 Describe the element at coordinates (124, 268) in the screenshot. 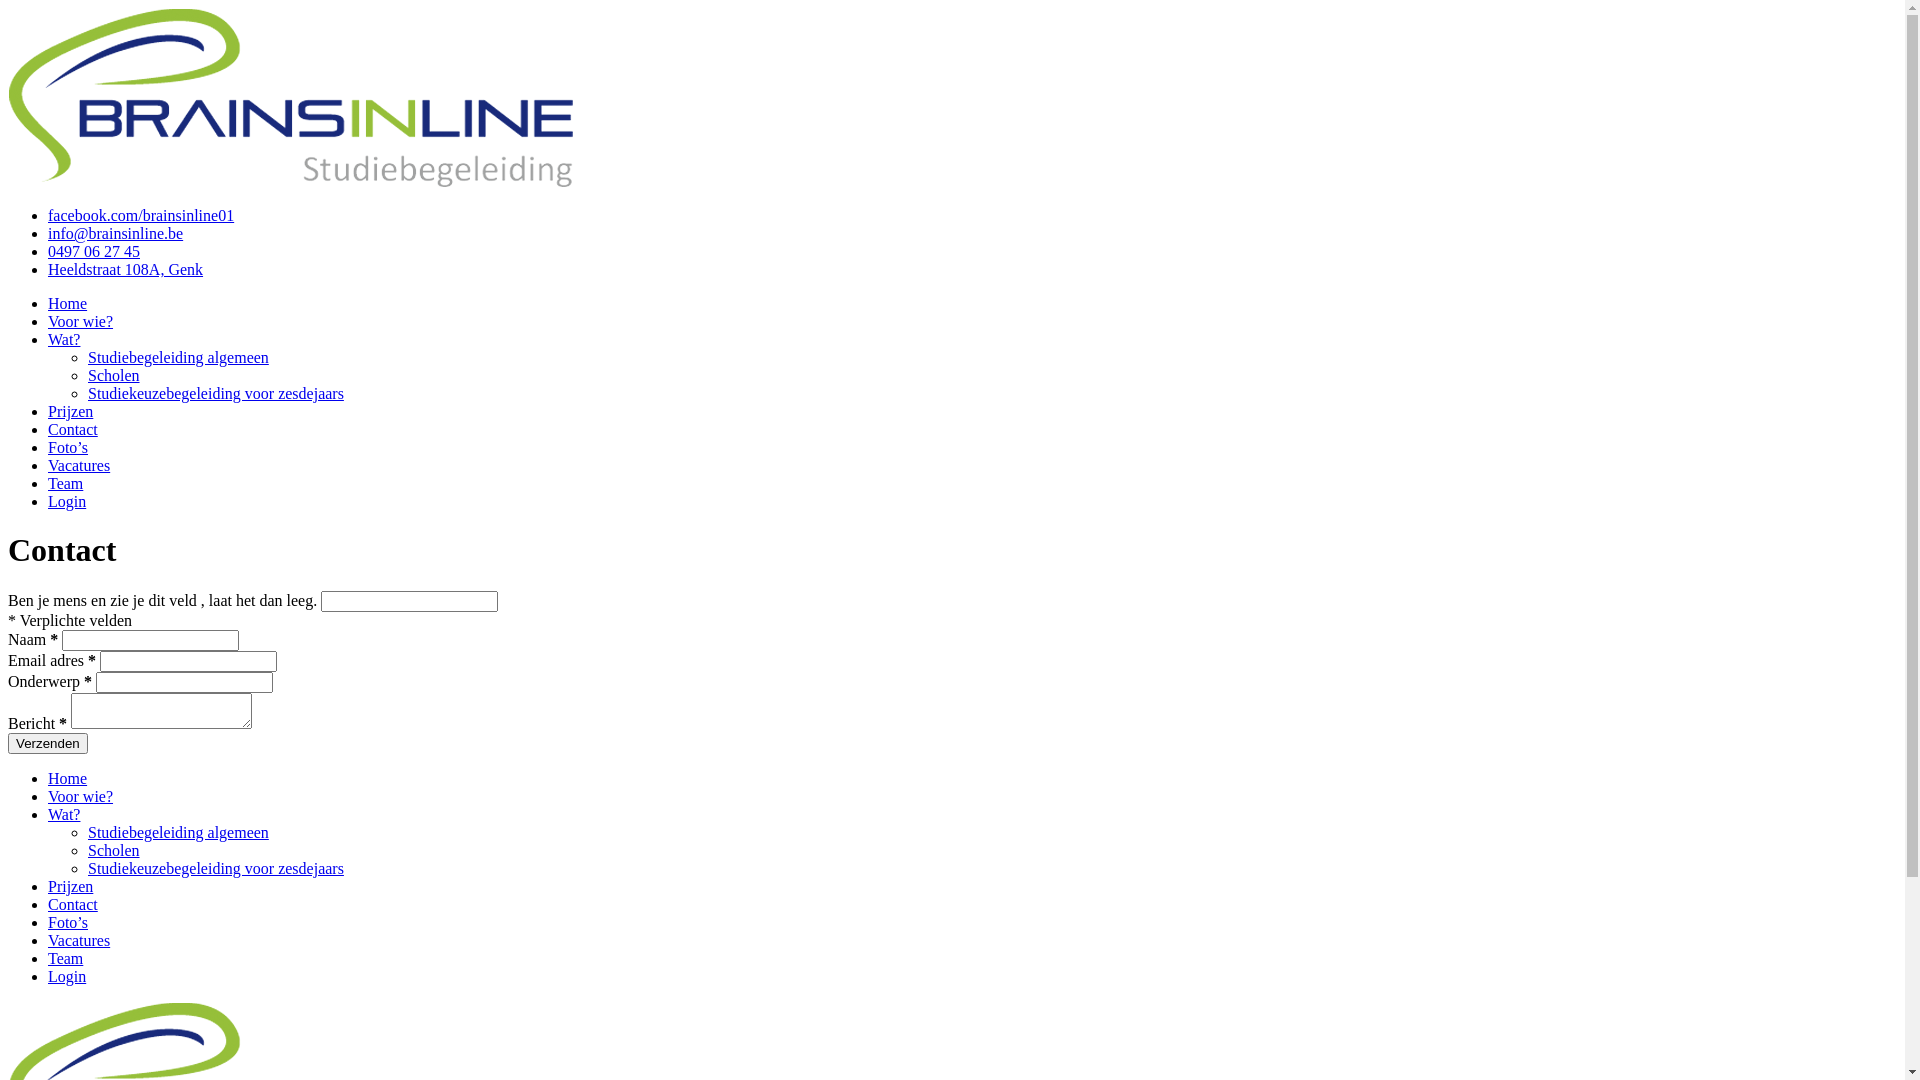

I see `'Heeldstraat 108A, Genk'` at that location.